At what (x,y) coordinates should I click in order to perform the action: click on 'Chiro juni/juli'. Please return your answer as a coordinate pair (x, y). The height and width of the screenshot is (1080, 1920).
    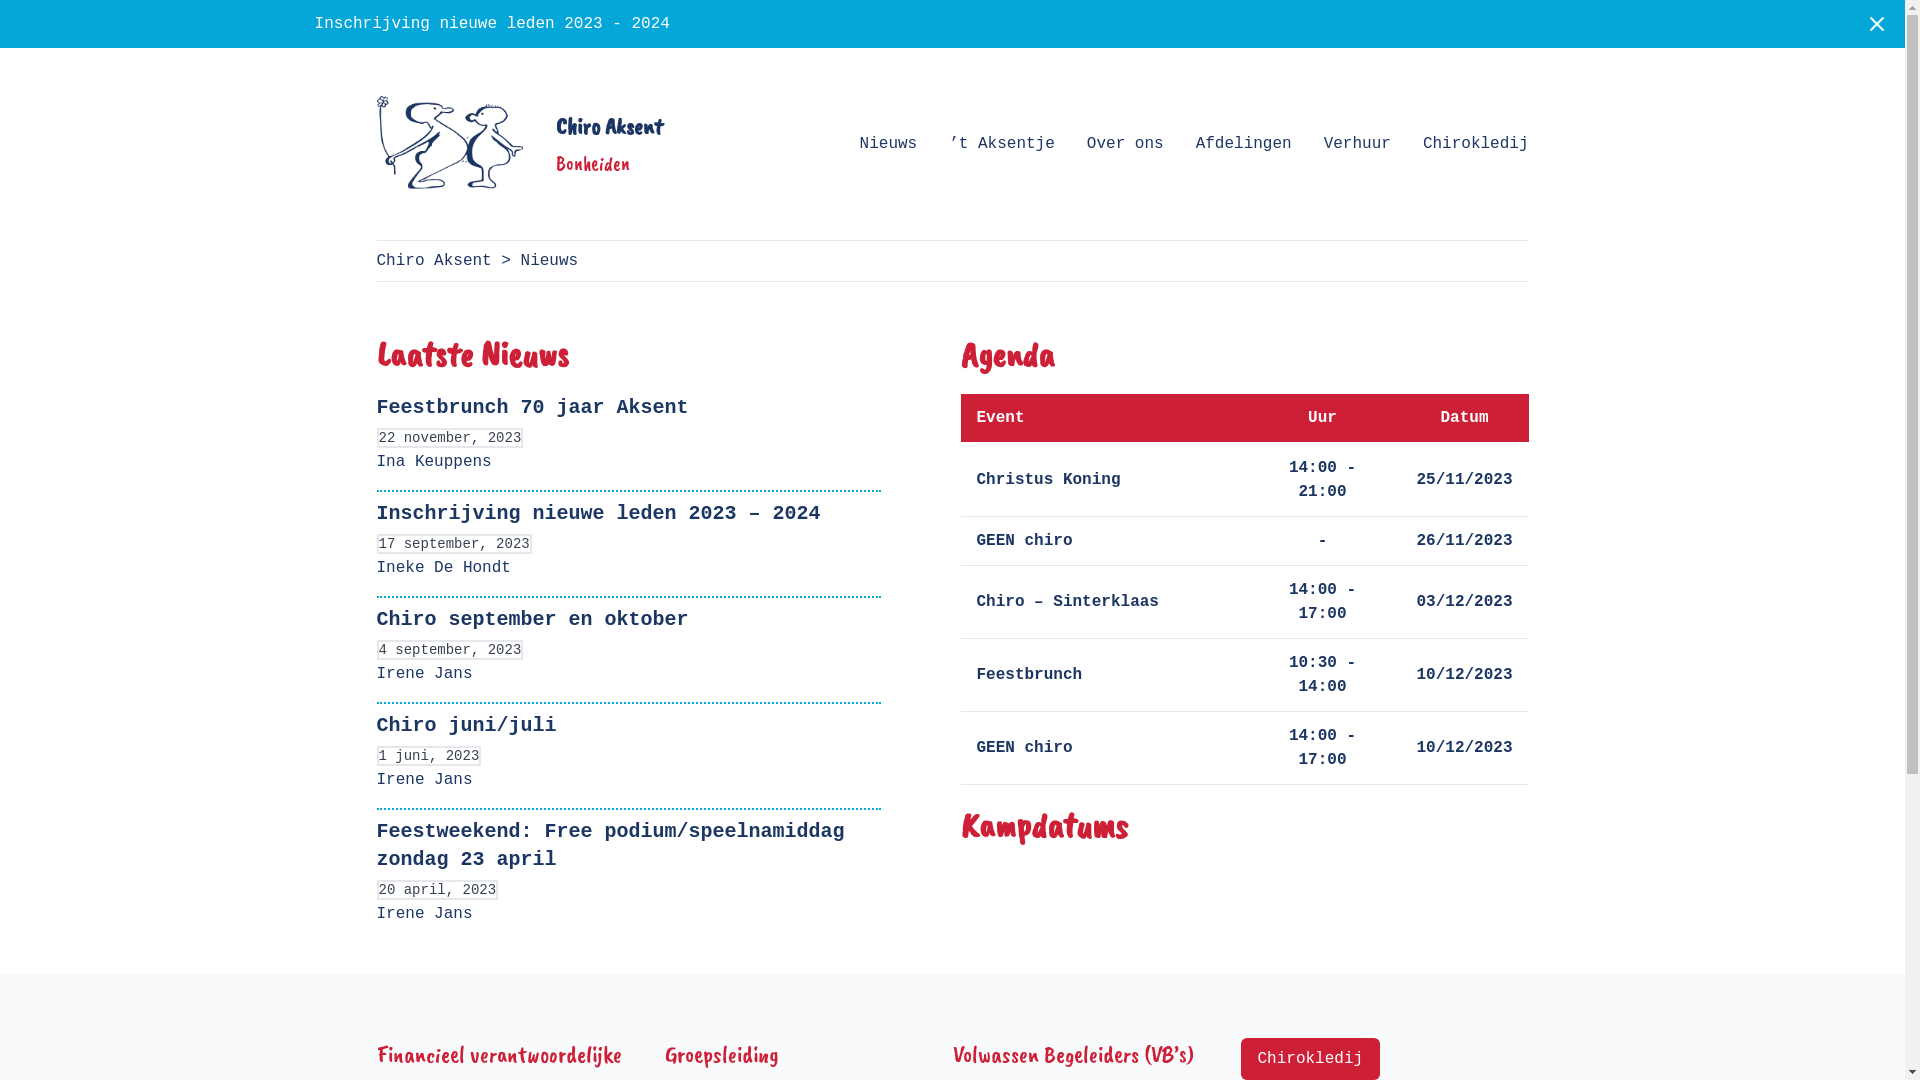
    Looking at the image, I should click on (464, 725).